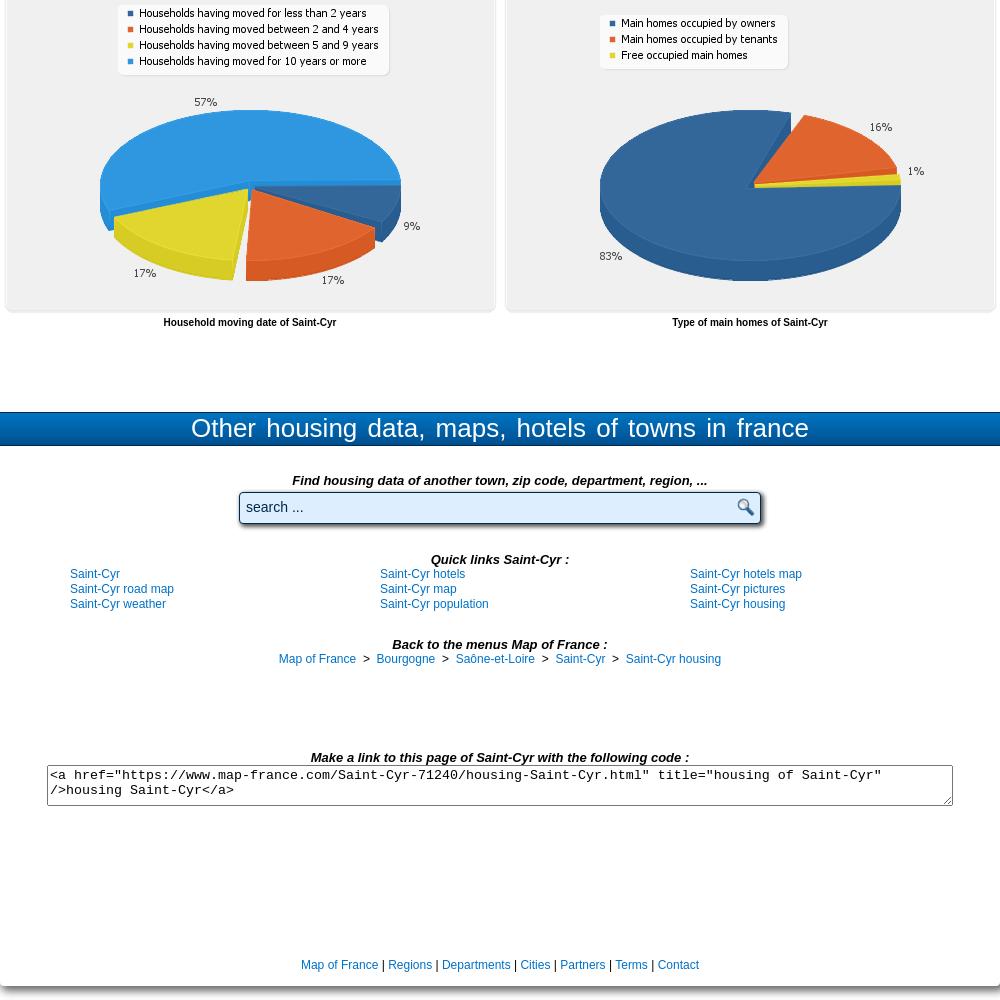 This screenshot has height=1000, width=1000. I want to click on 'Household moving date of Saint-Cyr', so click(163, 321).